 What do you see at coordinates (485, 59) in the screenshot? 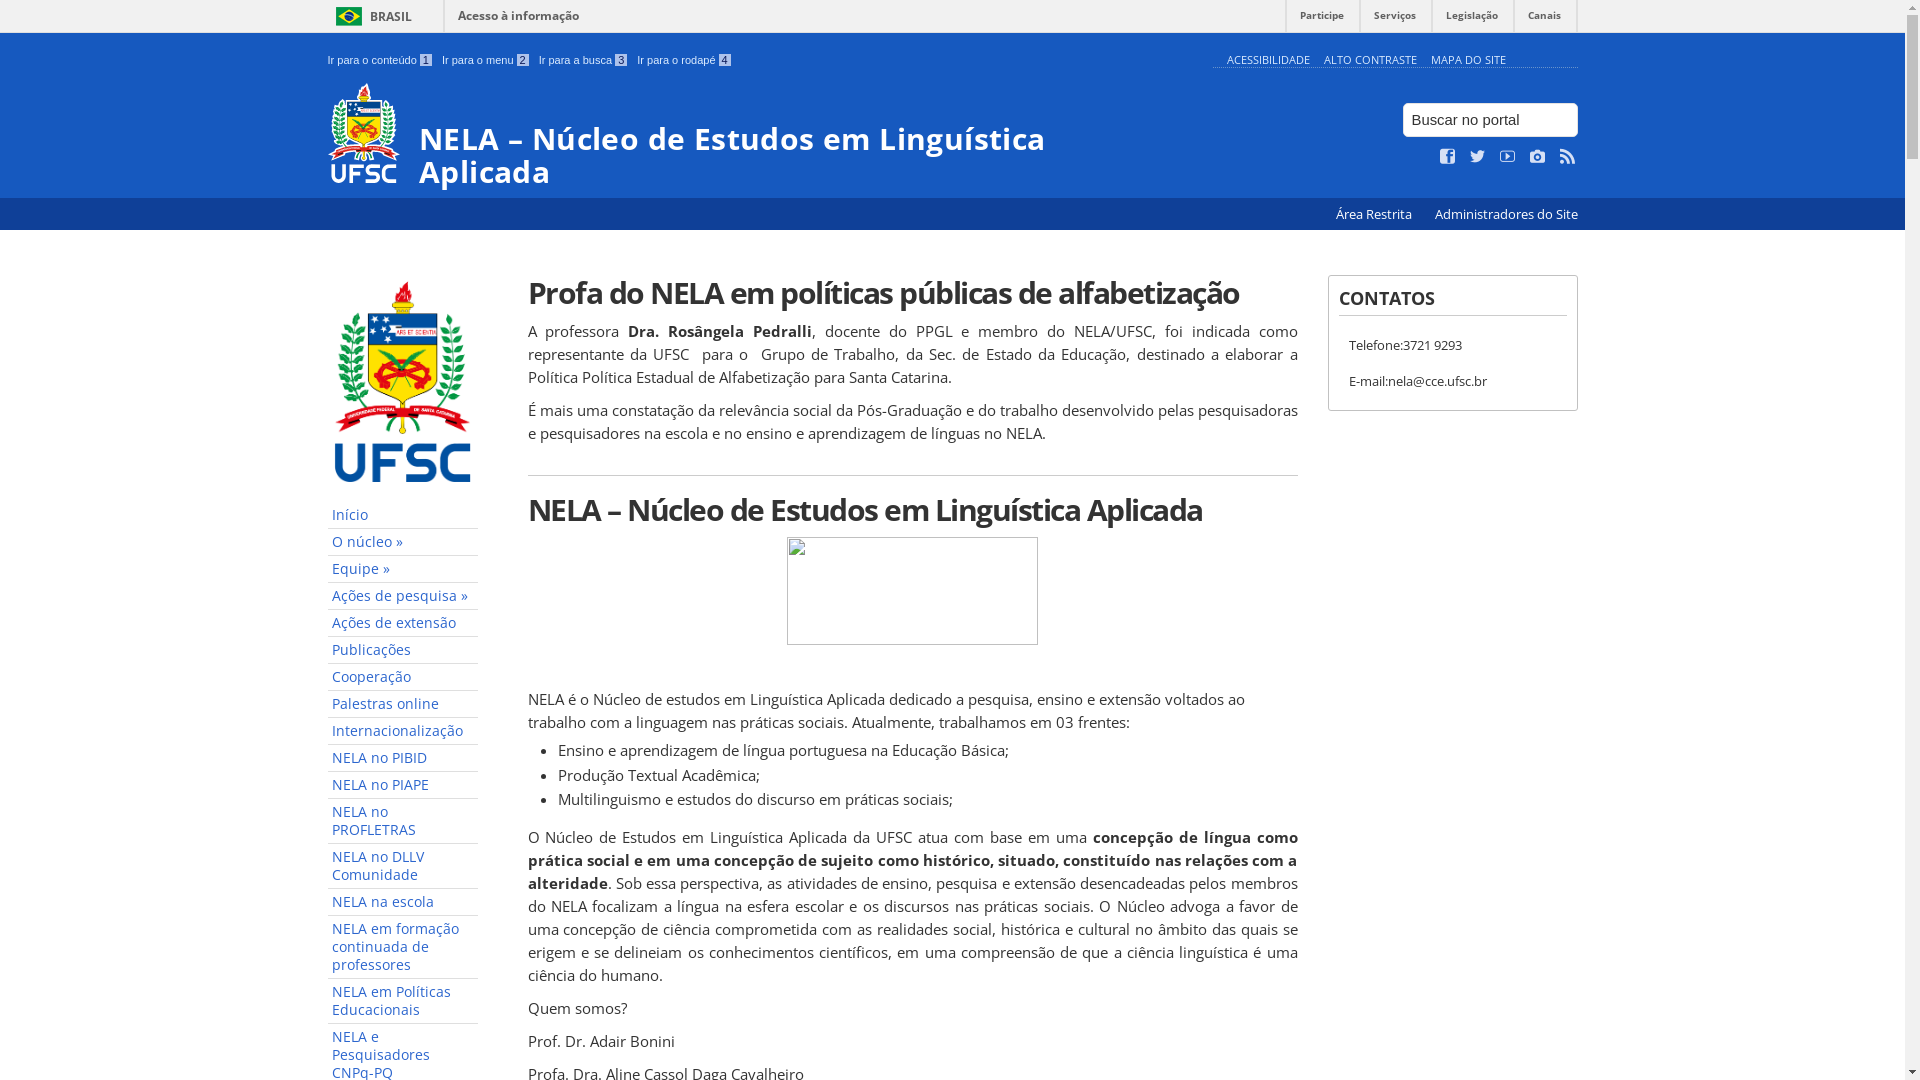
I see `'Ir para o menu 2'` at bounding box center [485, 59].